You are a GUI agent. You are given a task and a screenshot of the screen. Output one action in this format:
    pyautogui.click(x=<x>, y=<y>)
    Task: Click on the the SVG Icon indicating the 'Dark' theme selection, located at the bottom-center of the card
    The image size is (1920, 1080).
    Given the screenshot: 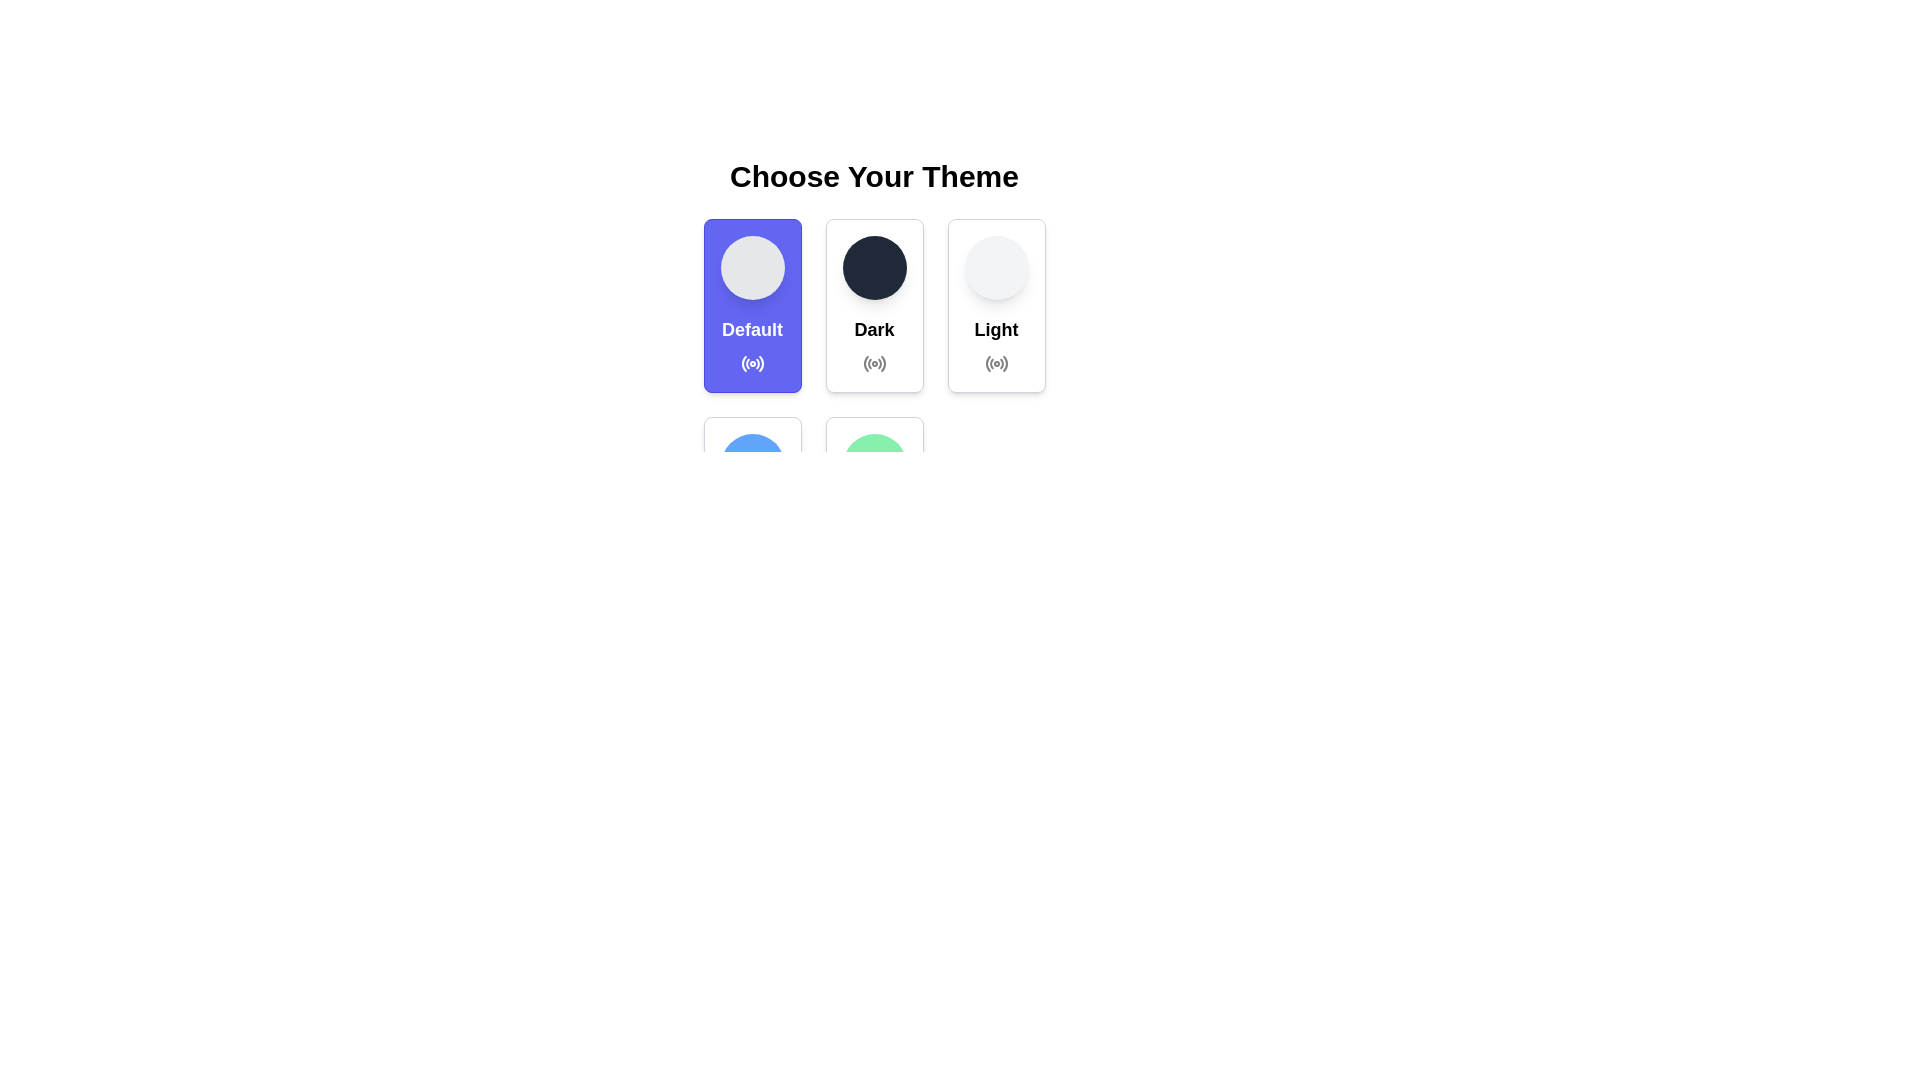 What is the action you would take?
    pyautogui.click(x=874, y=363)
    